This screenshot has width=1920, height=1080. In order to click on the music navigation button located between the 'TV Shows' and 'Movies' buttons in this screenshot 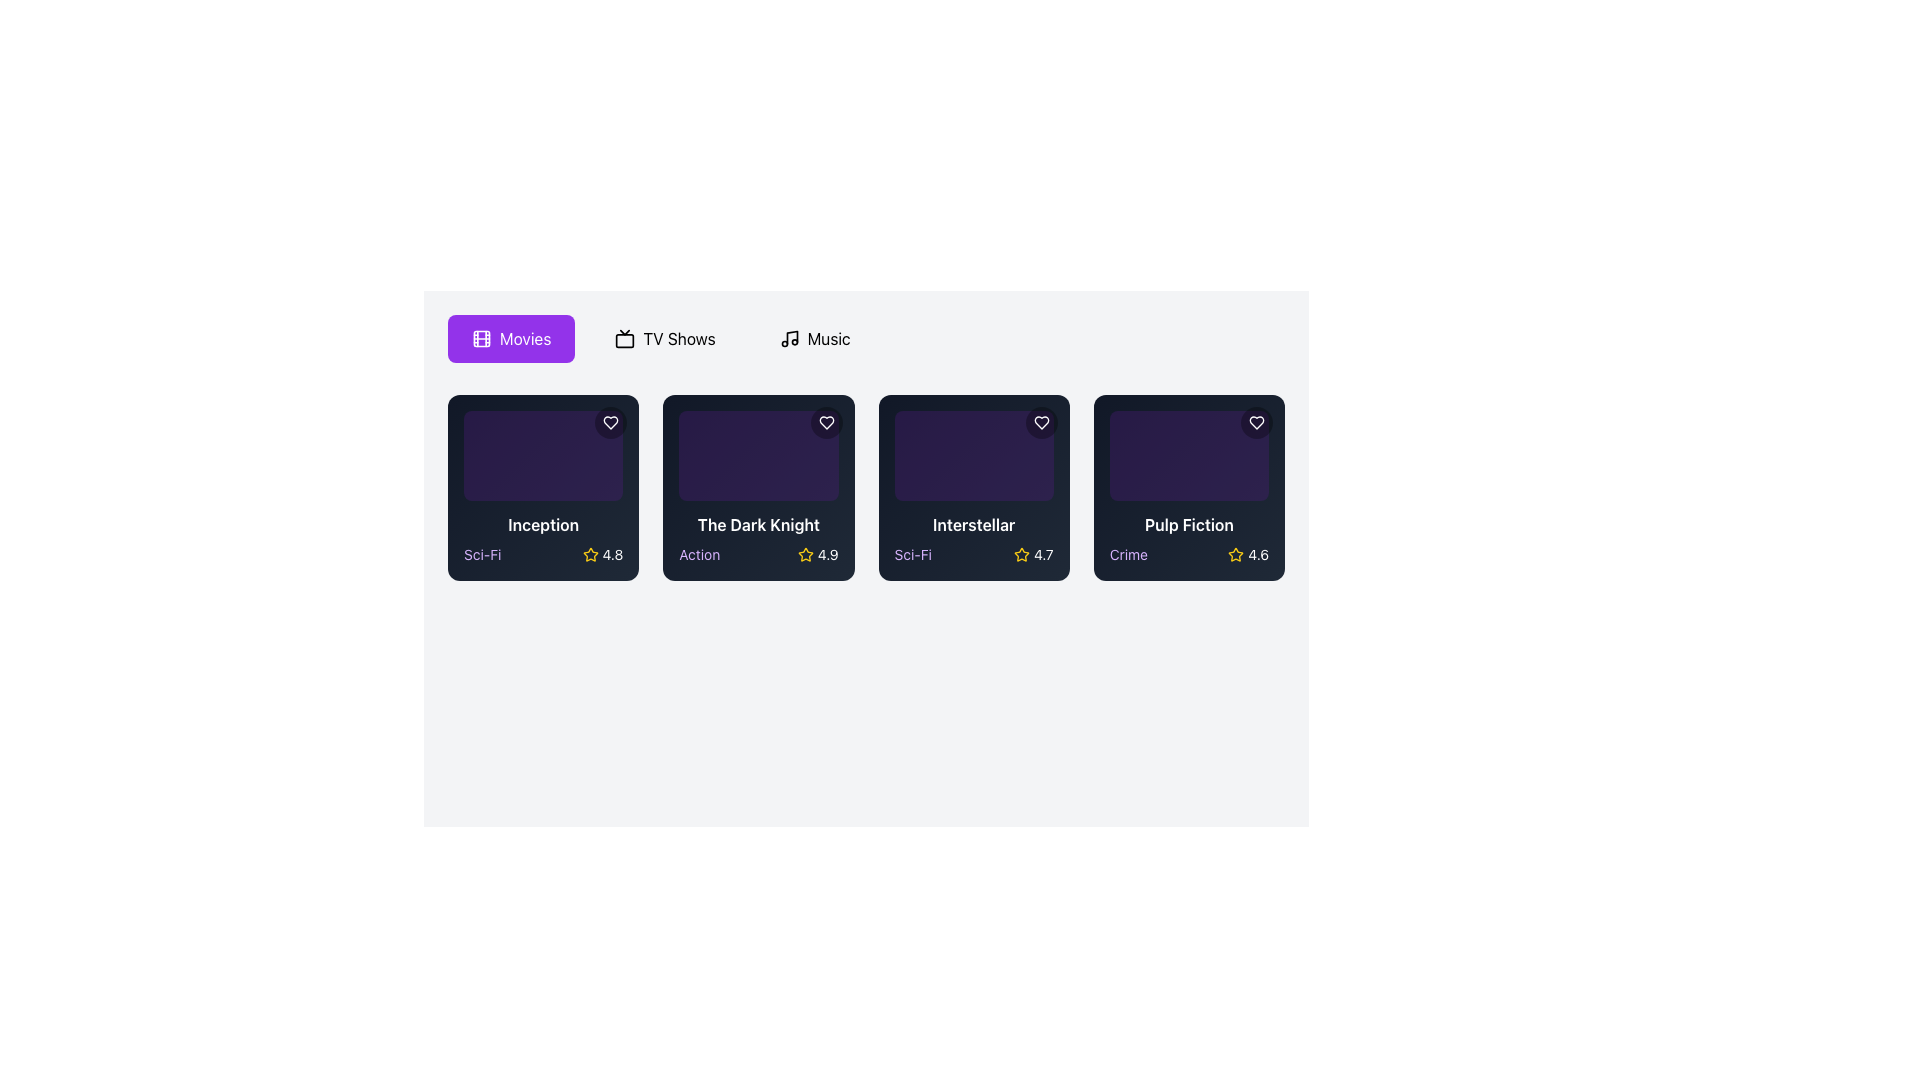, I will do `click(815, 338)`.